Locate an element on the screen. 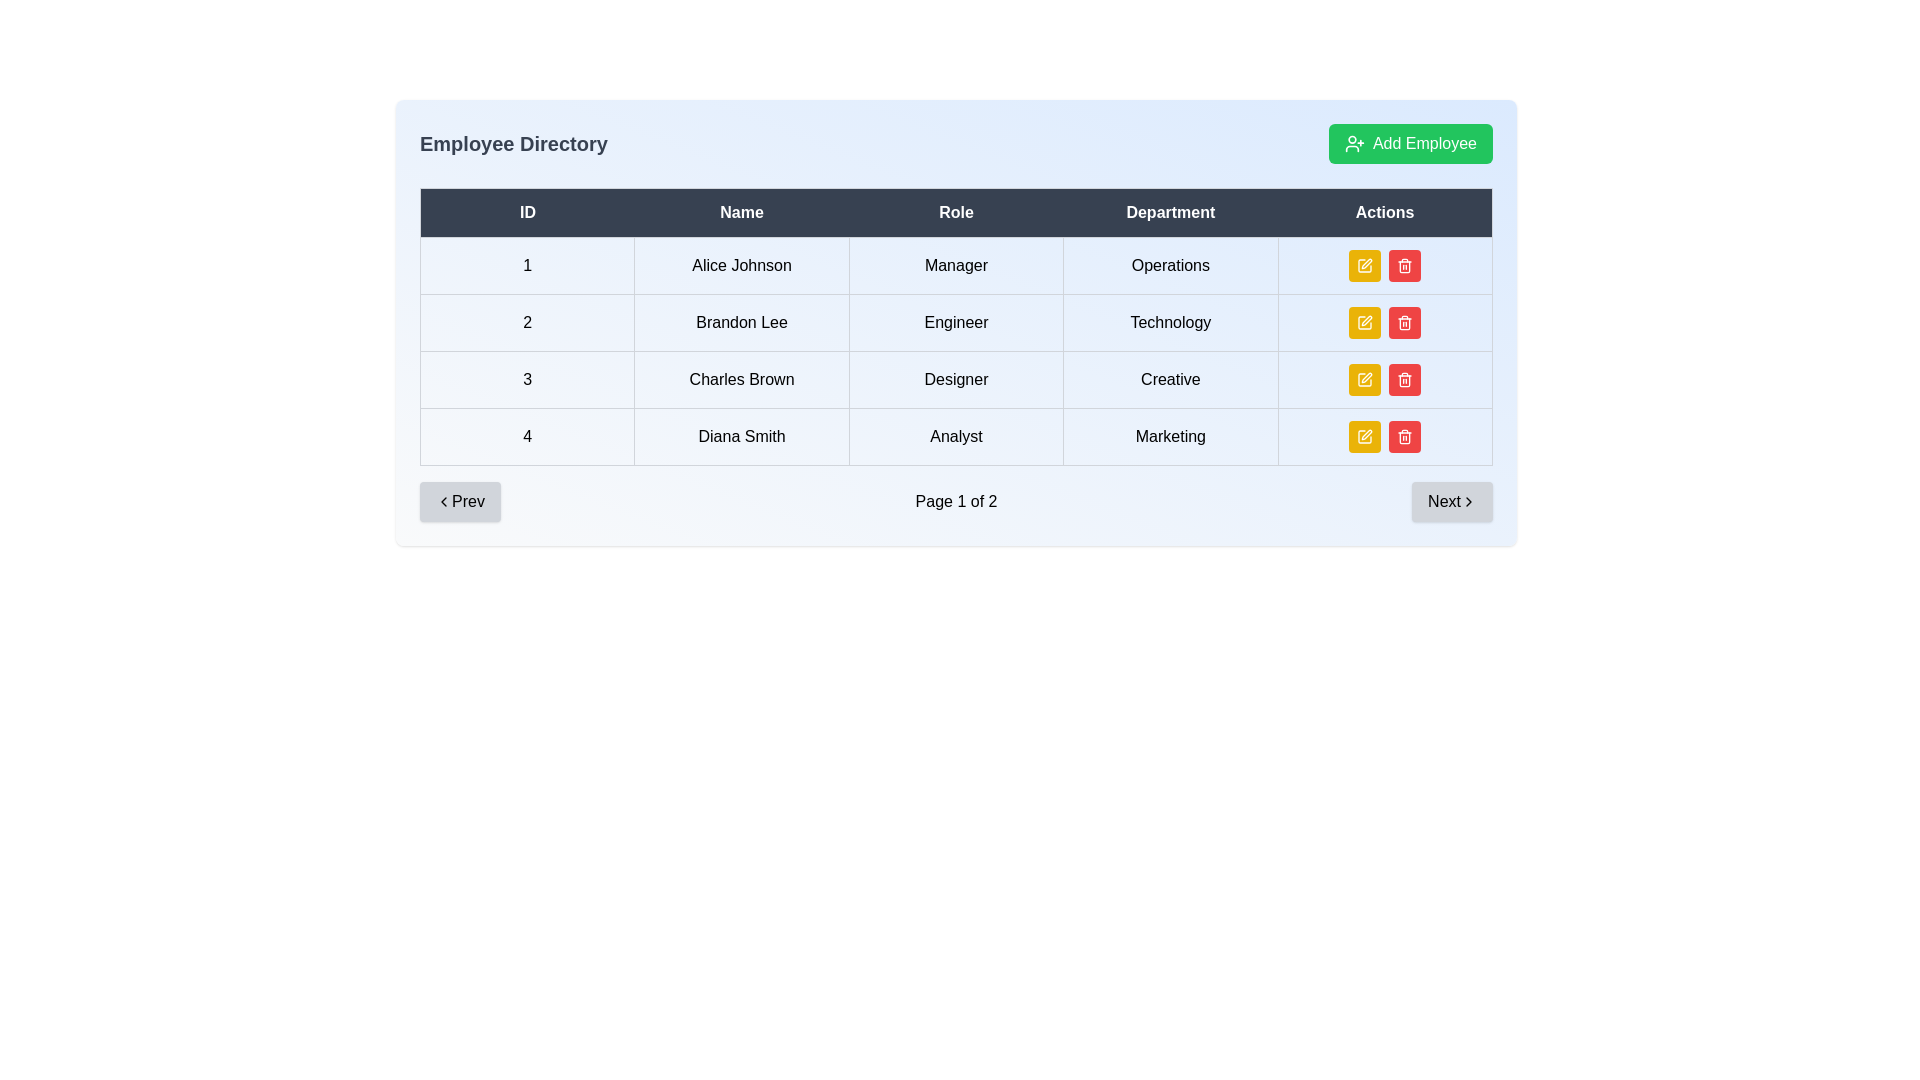  the bold heading 'Employee Directory' styled with a large font and grey color, which is positioned prominently above a data table and to the left of the 'Add Employee' green button is located at coordinates (513, 142).